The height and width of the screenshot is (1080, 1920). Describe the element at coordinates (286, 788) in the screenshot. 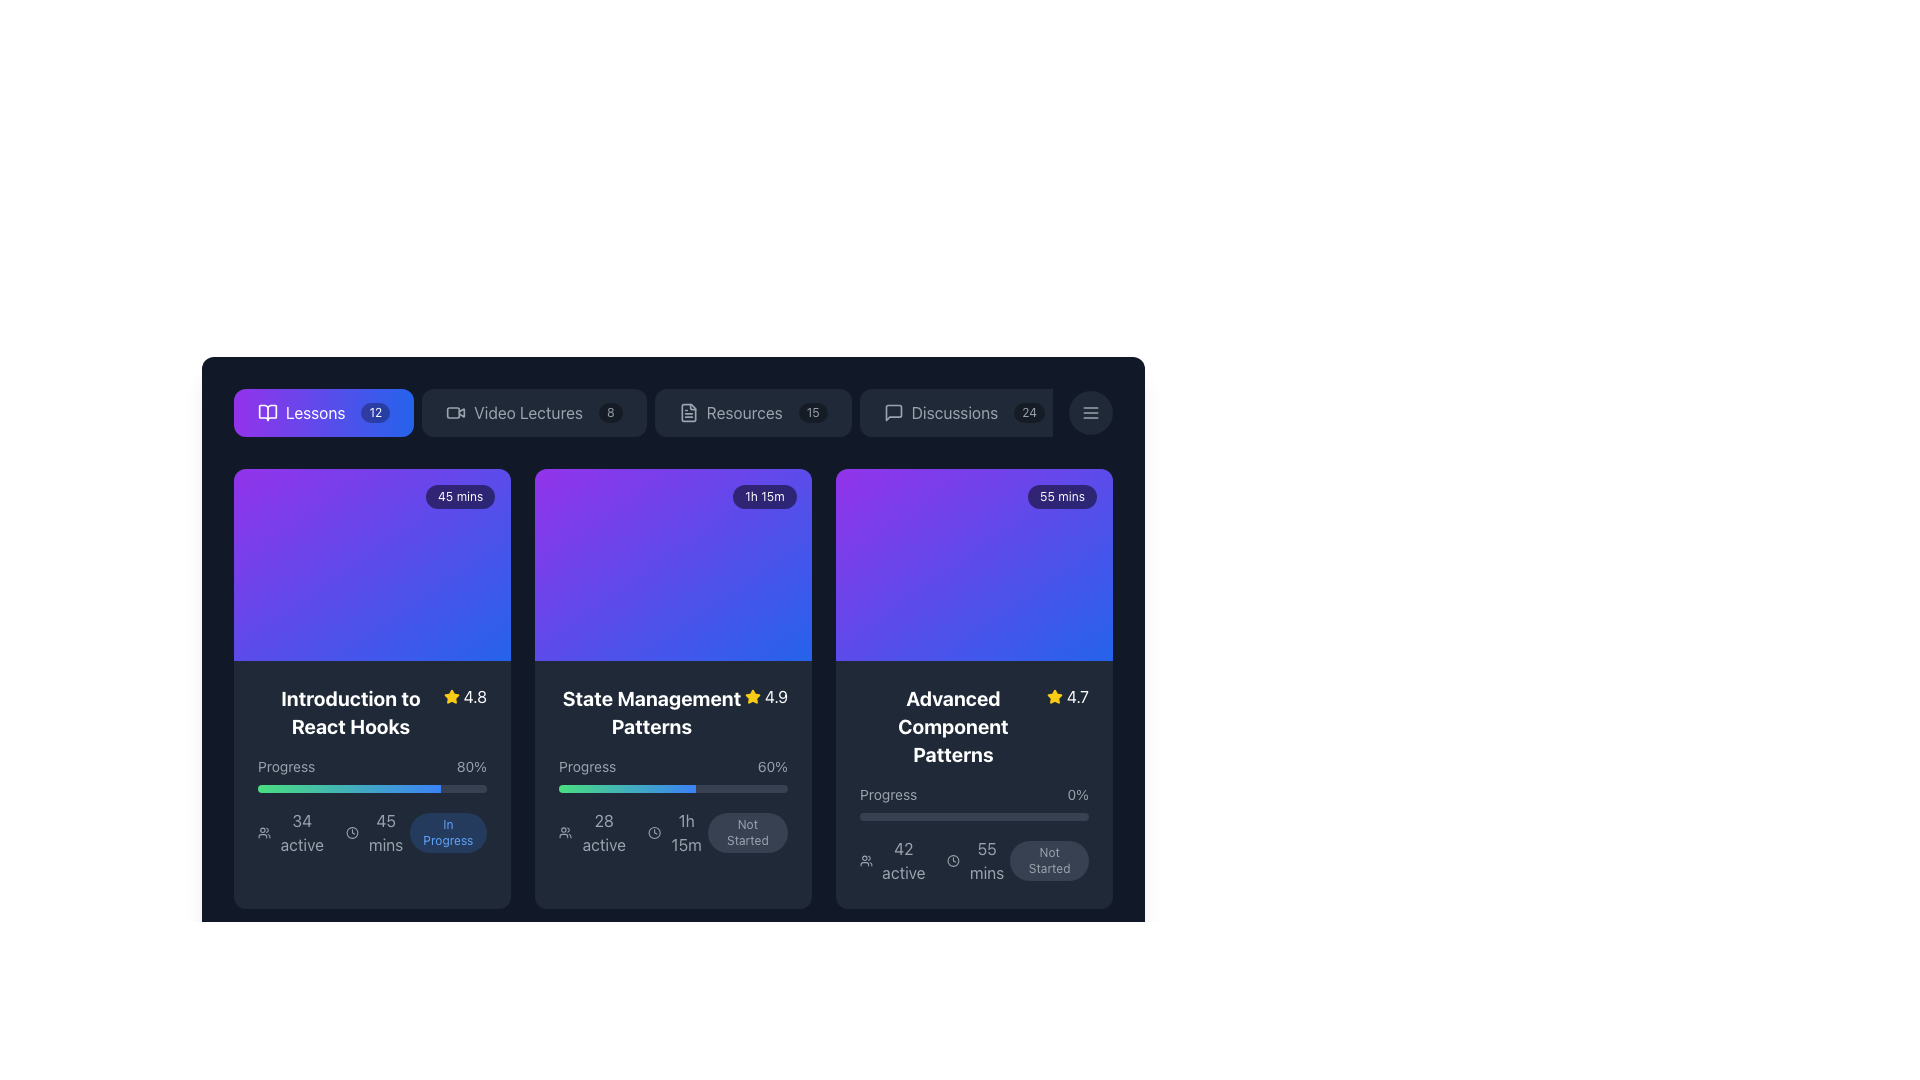

I see `the progress bar` at that location.